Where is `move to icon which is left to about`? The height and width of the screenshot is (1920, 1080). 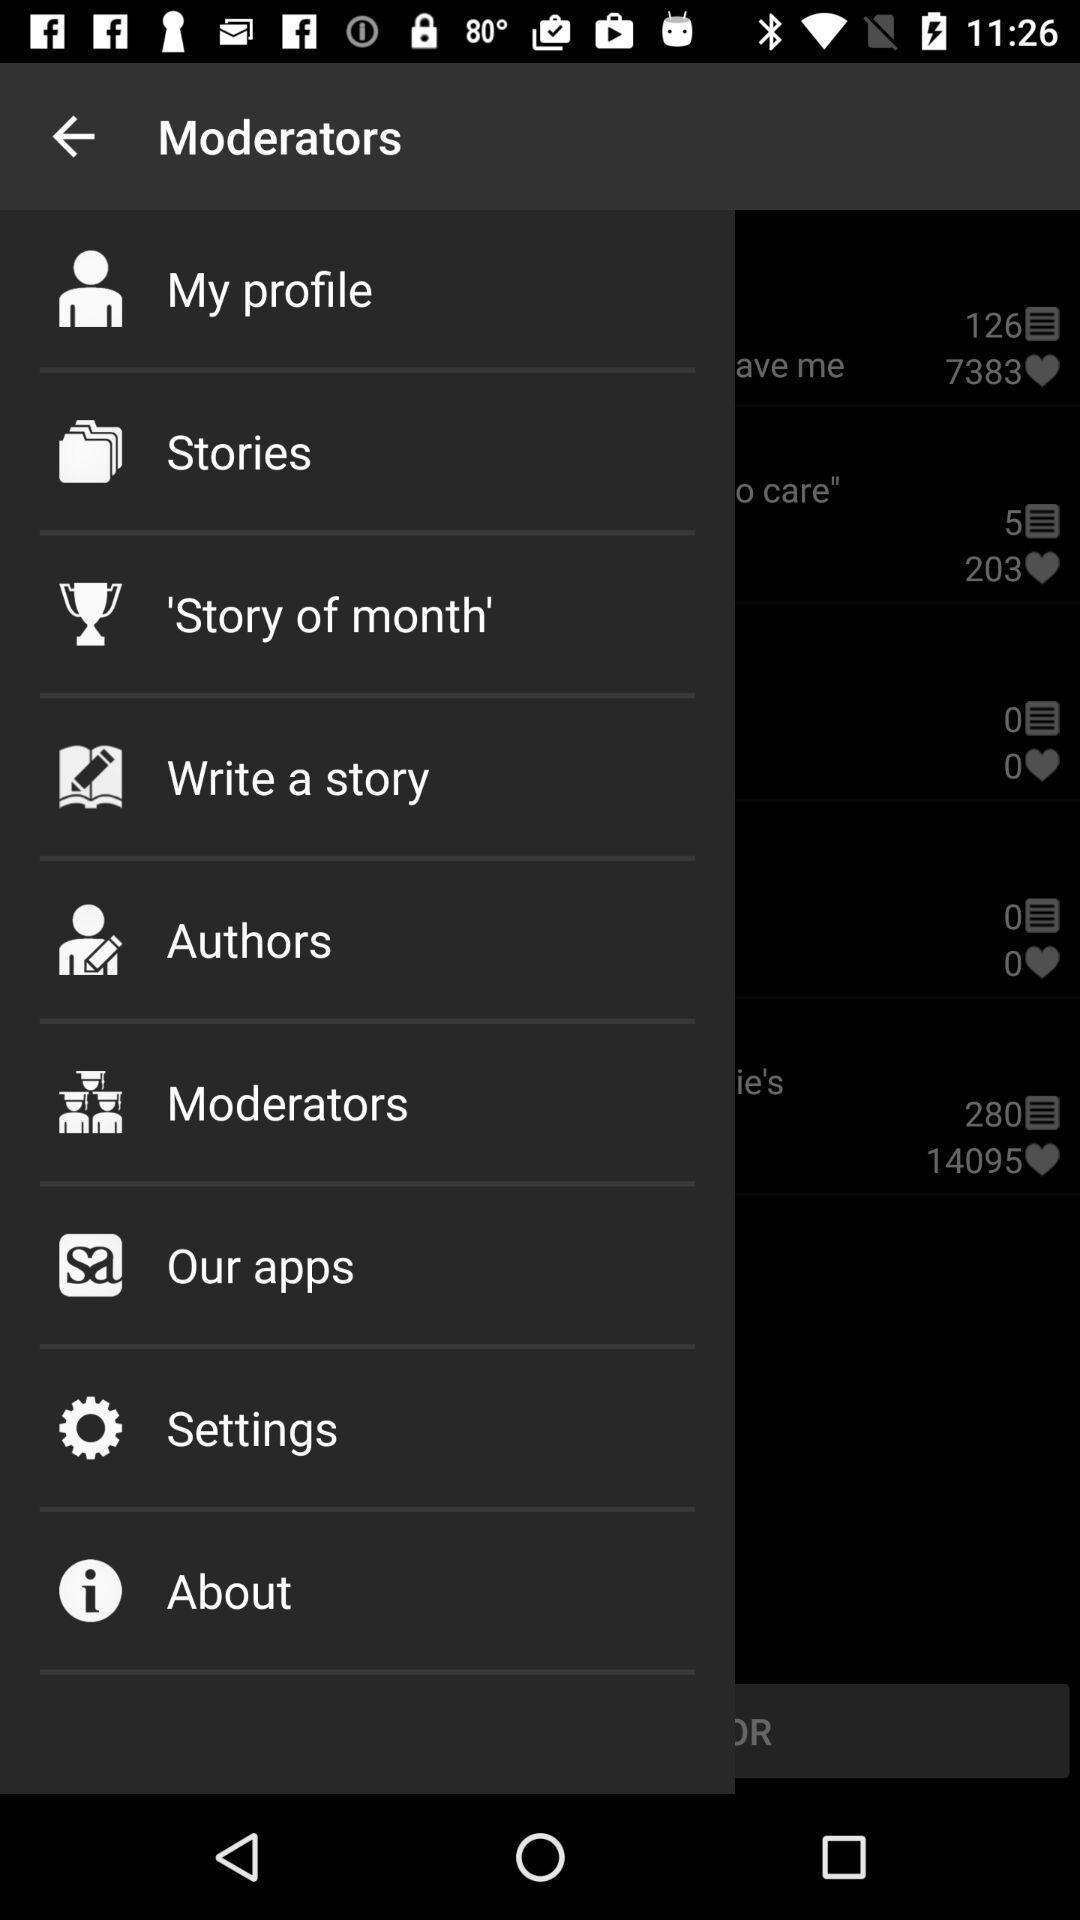 move to icon which is left to about is located at coordinates (90, 1589).